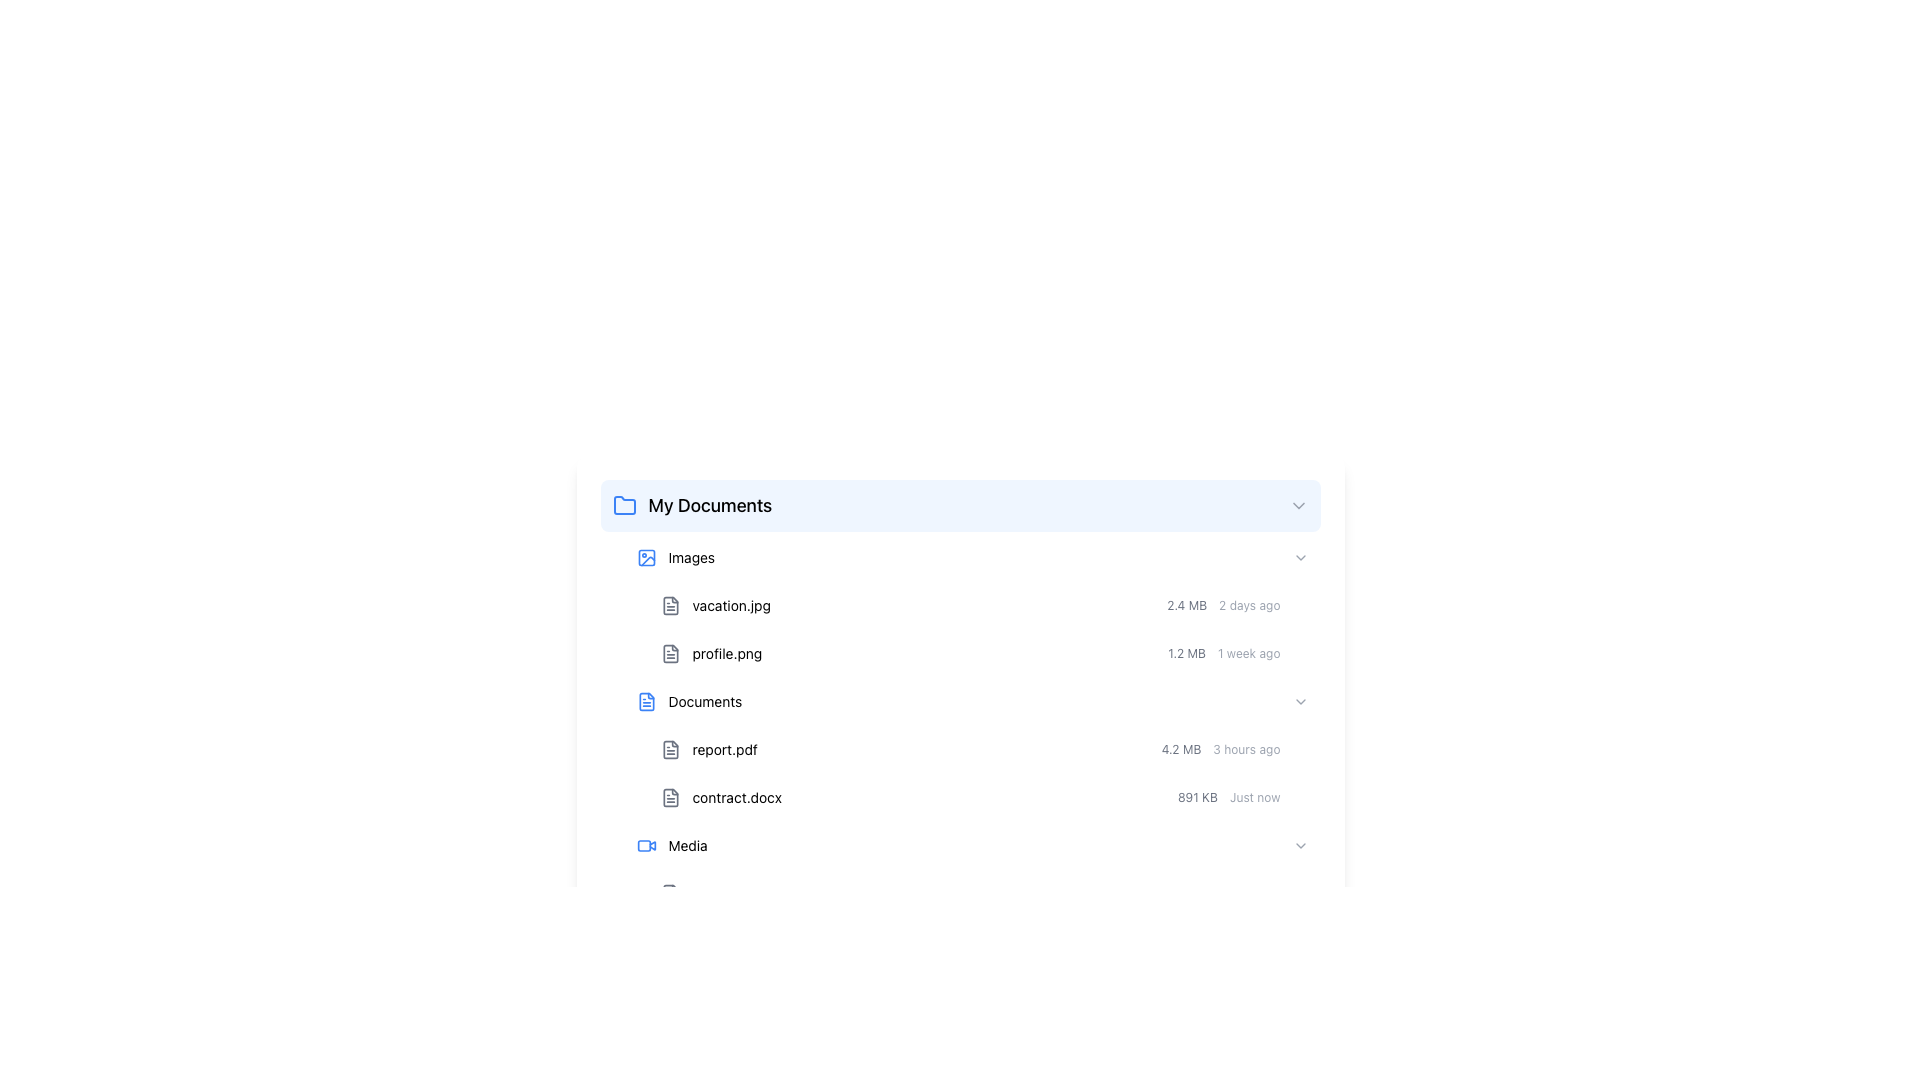 This screenshot has height=1080, width=1920. Describe the element at coordinates (646, 701) in the screenshot. I see `the small blue document icon with a folded corner next to the text 'Documents' in the second item of the list view` at that location.